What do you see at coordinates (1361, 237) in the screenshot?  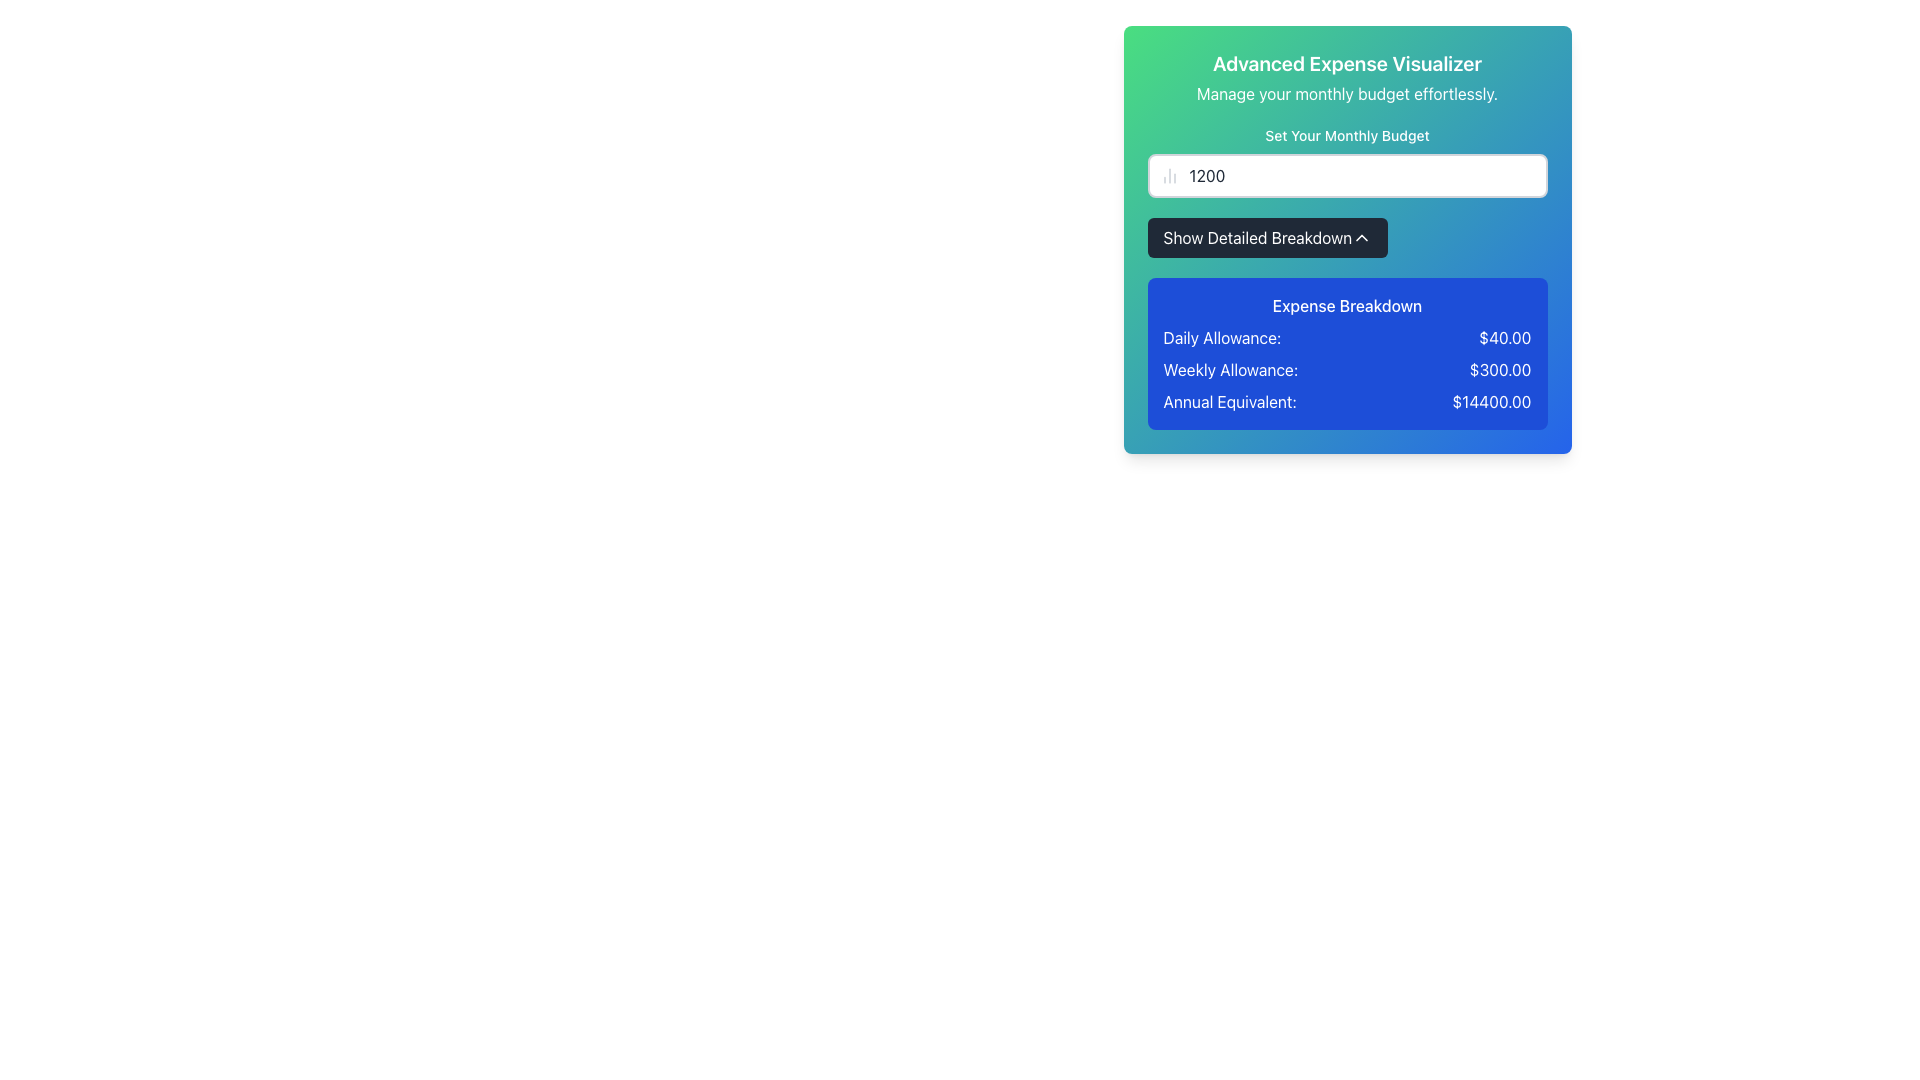 I see `the downward-pointing chevron icon at the right end of the 'Show Detailed Breakdown' button` at bounding box center [1361, 237].